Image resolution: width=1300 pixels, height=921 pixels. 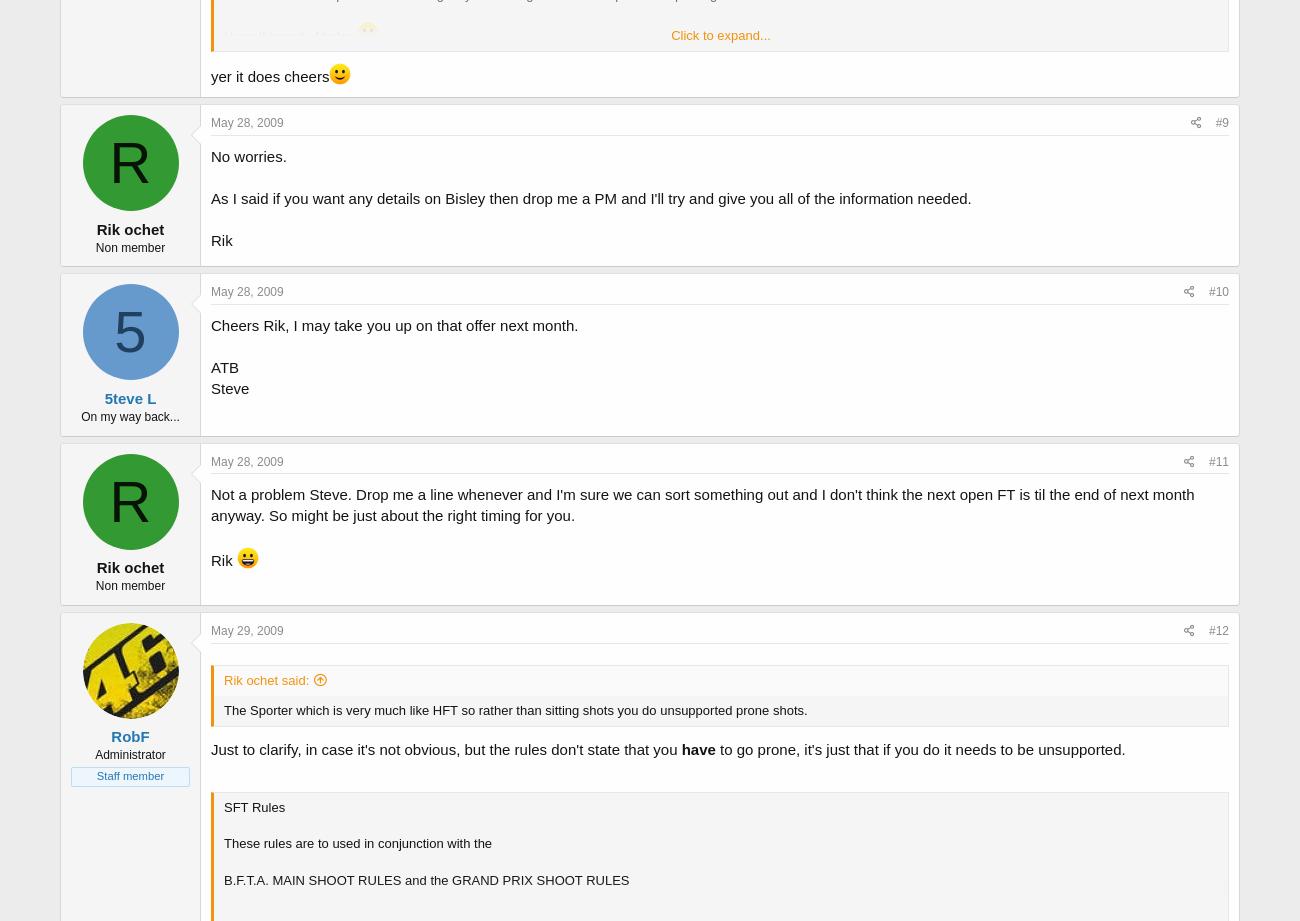 What do you see at coordinates (265, 679) in the screenshot?
I see `'Rik ochet said:'` at bounding box center [265, 679].